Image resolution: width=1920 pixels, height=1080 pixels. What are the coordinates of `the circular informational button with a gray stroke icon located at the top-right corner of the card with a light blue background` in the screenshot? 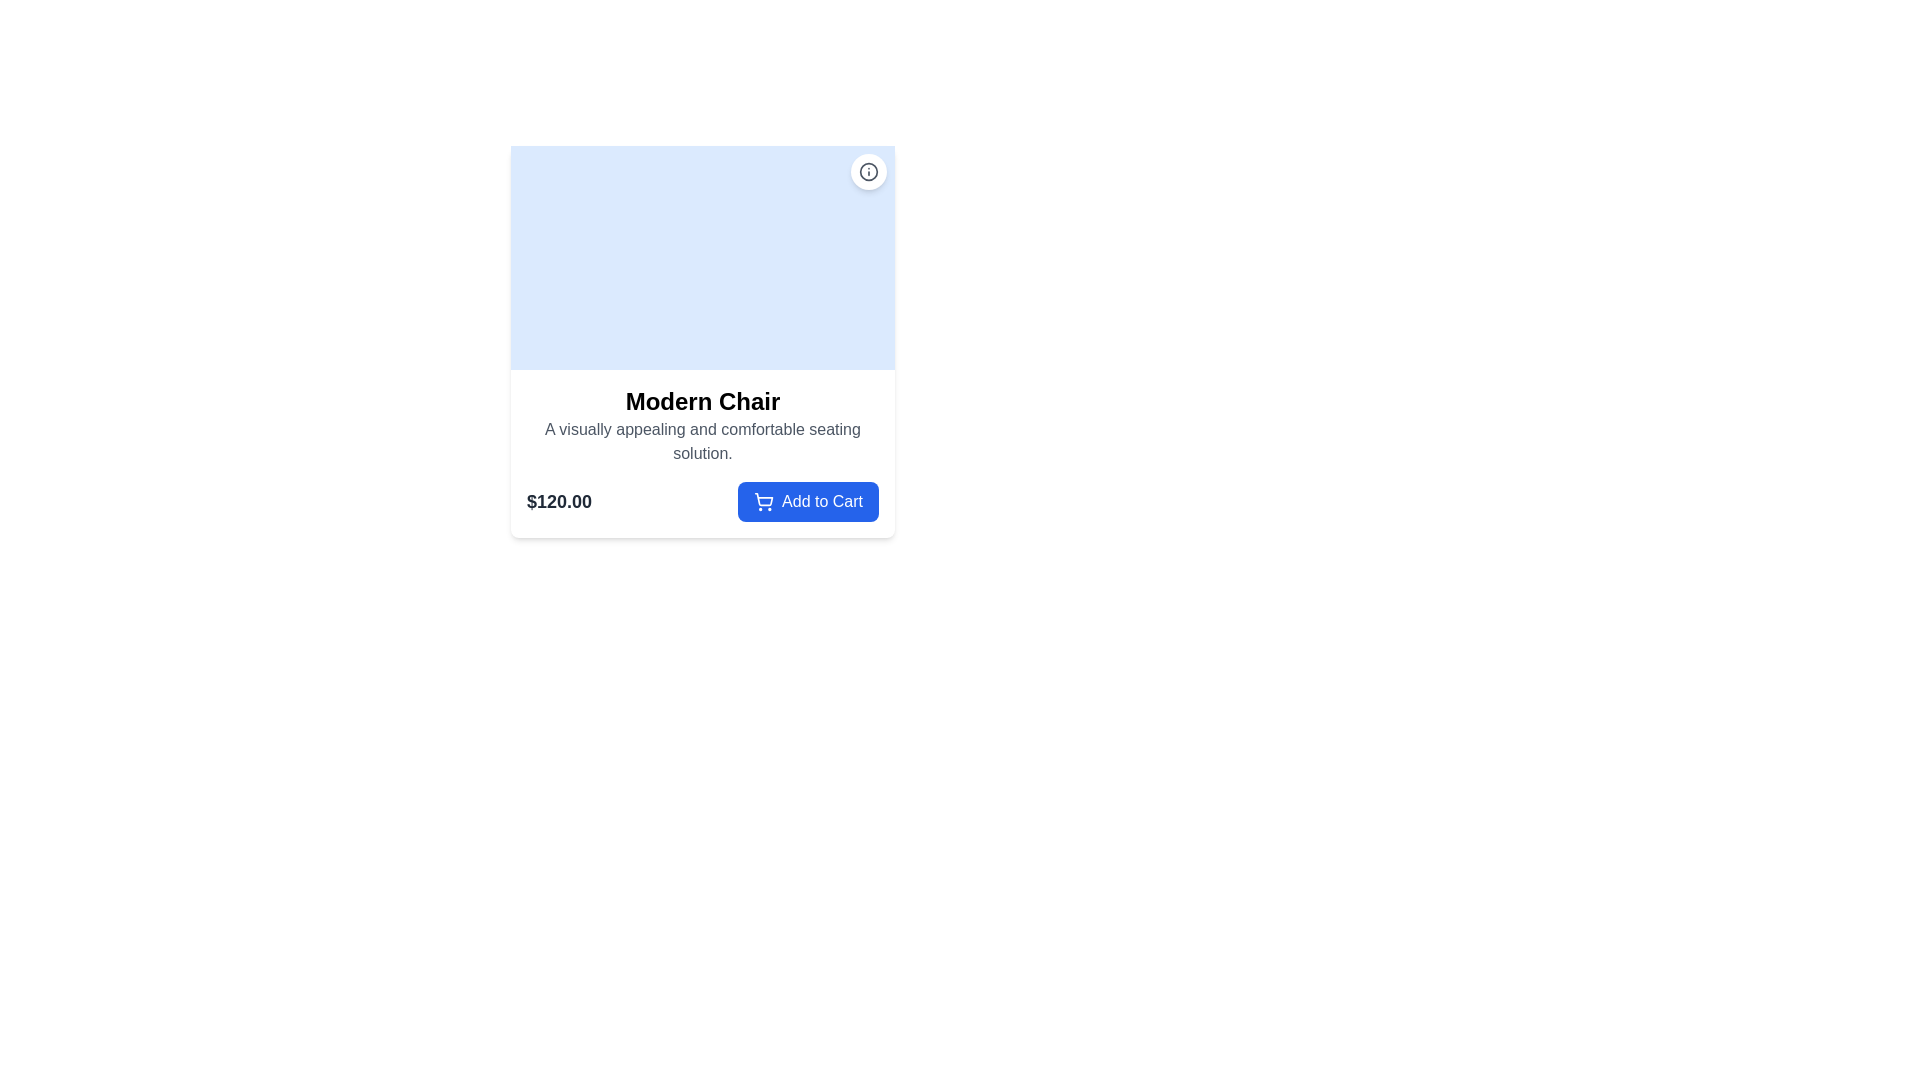 It's located at (868, 171).